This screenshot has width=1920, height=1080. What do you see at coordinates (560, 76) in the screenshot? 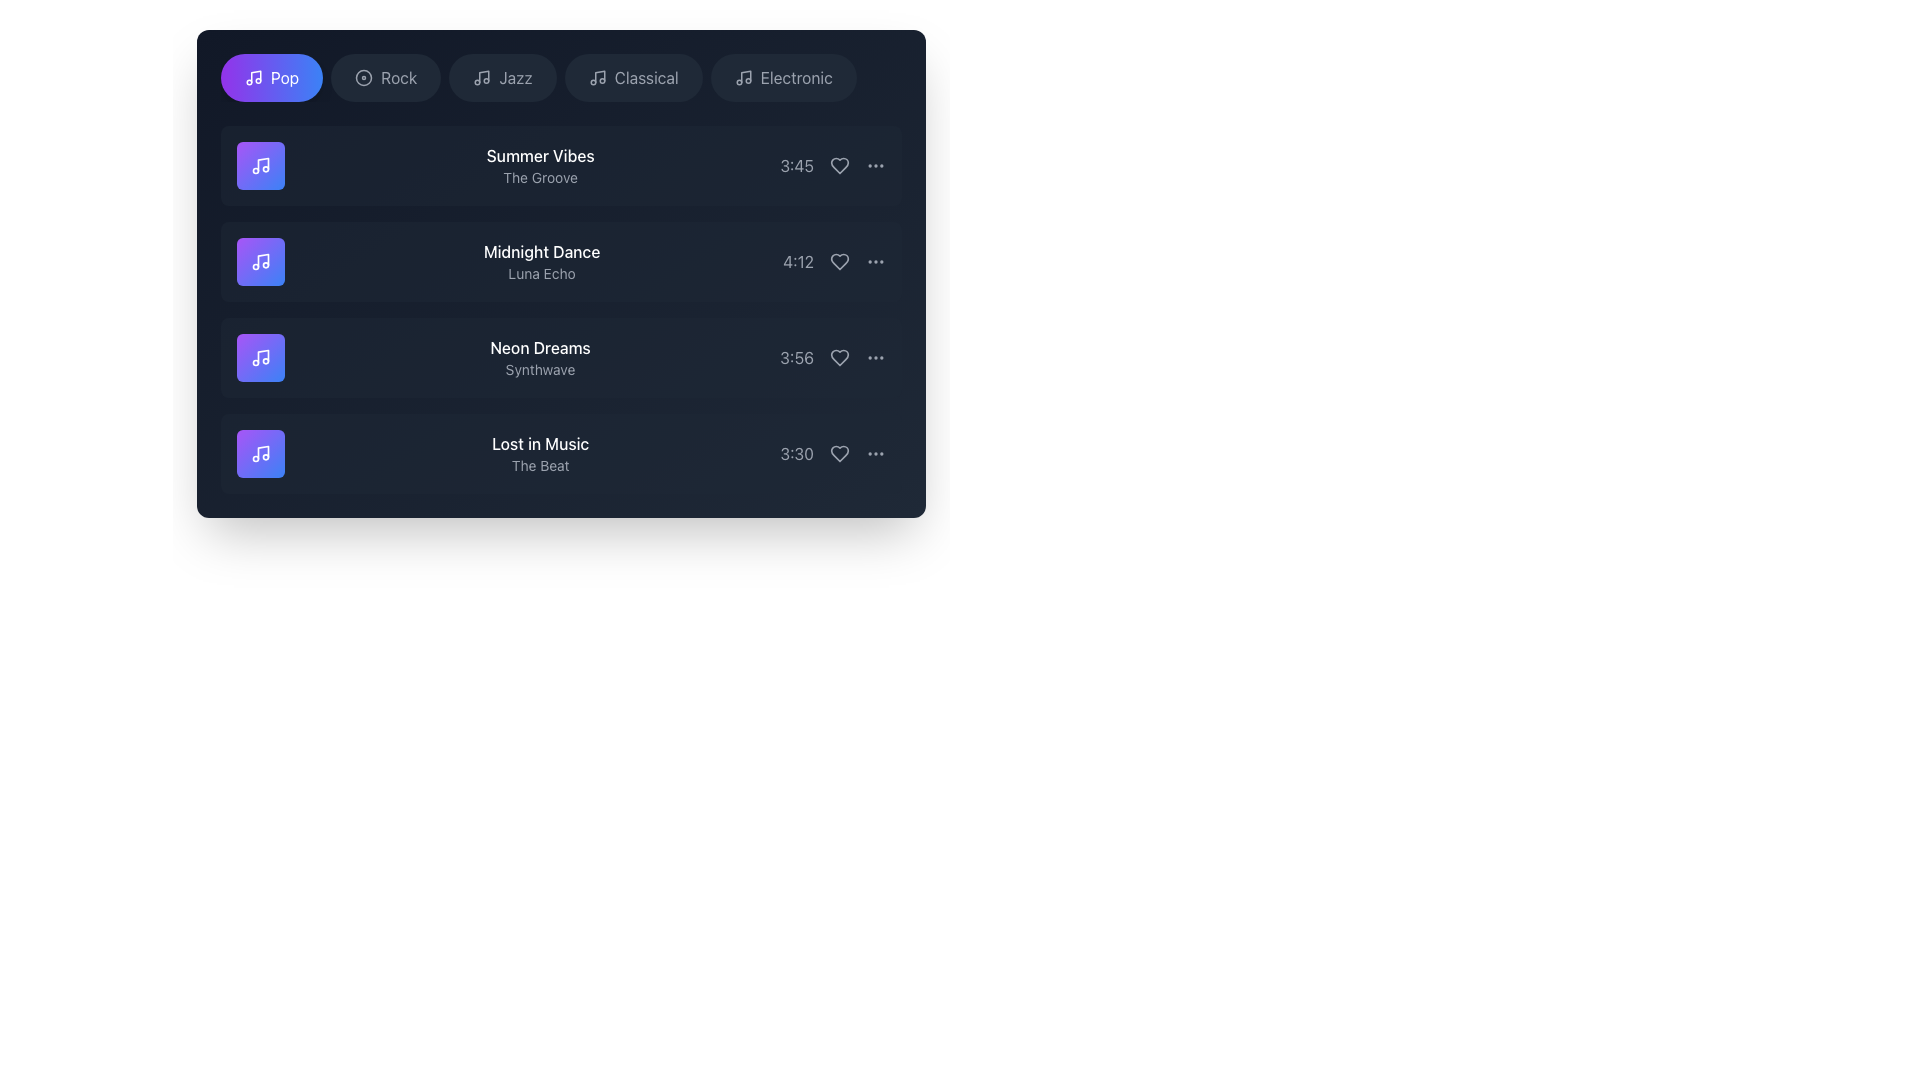
I see `the genre button in the Tab bar` at bounding box center [560, 76].